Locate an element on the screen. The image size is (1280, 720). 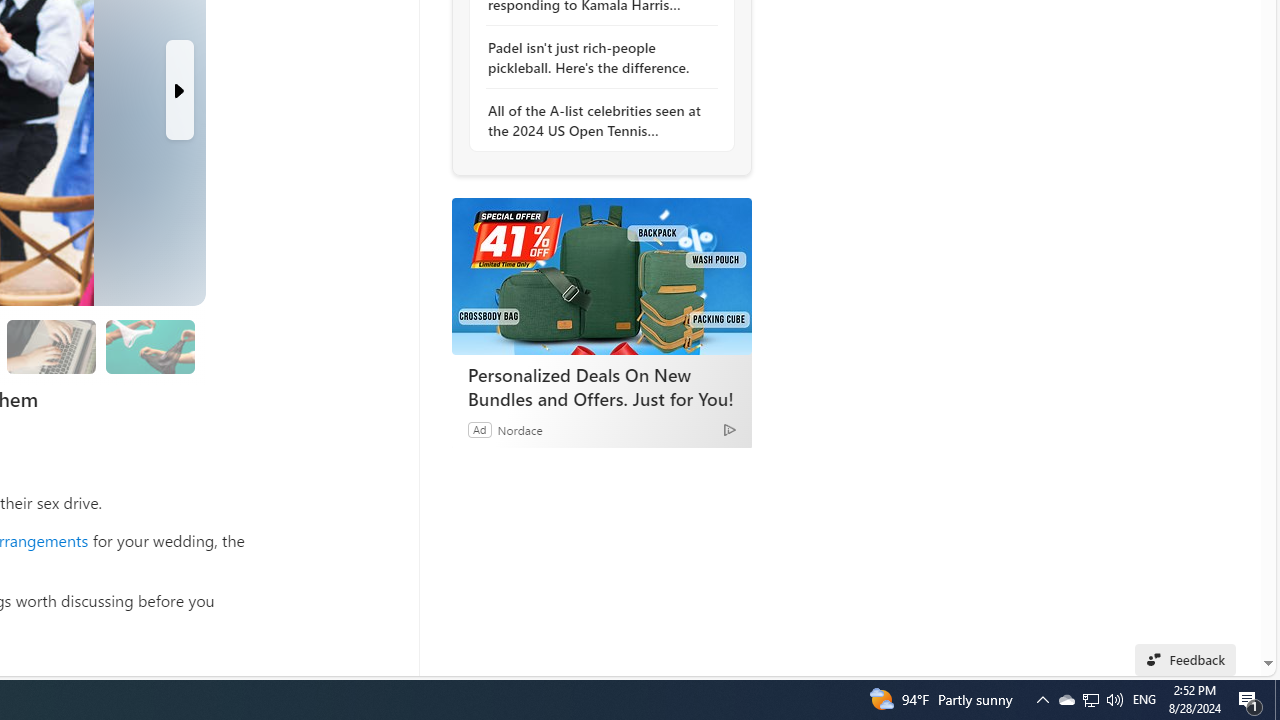
'Feedback' is located at coordinates (1185, 659).